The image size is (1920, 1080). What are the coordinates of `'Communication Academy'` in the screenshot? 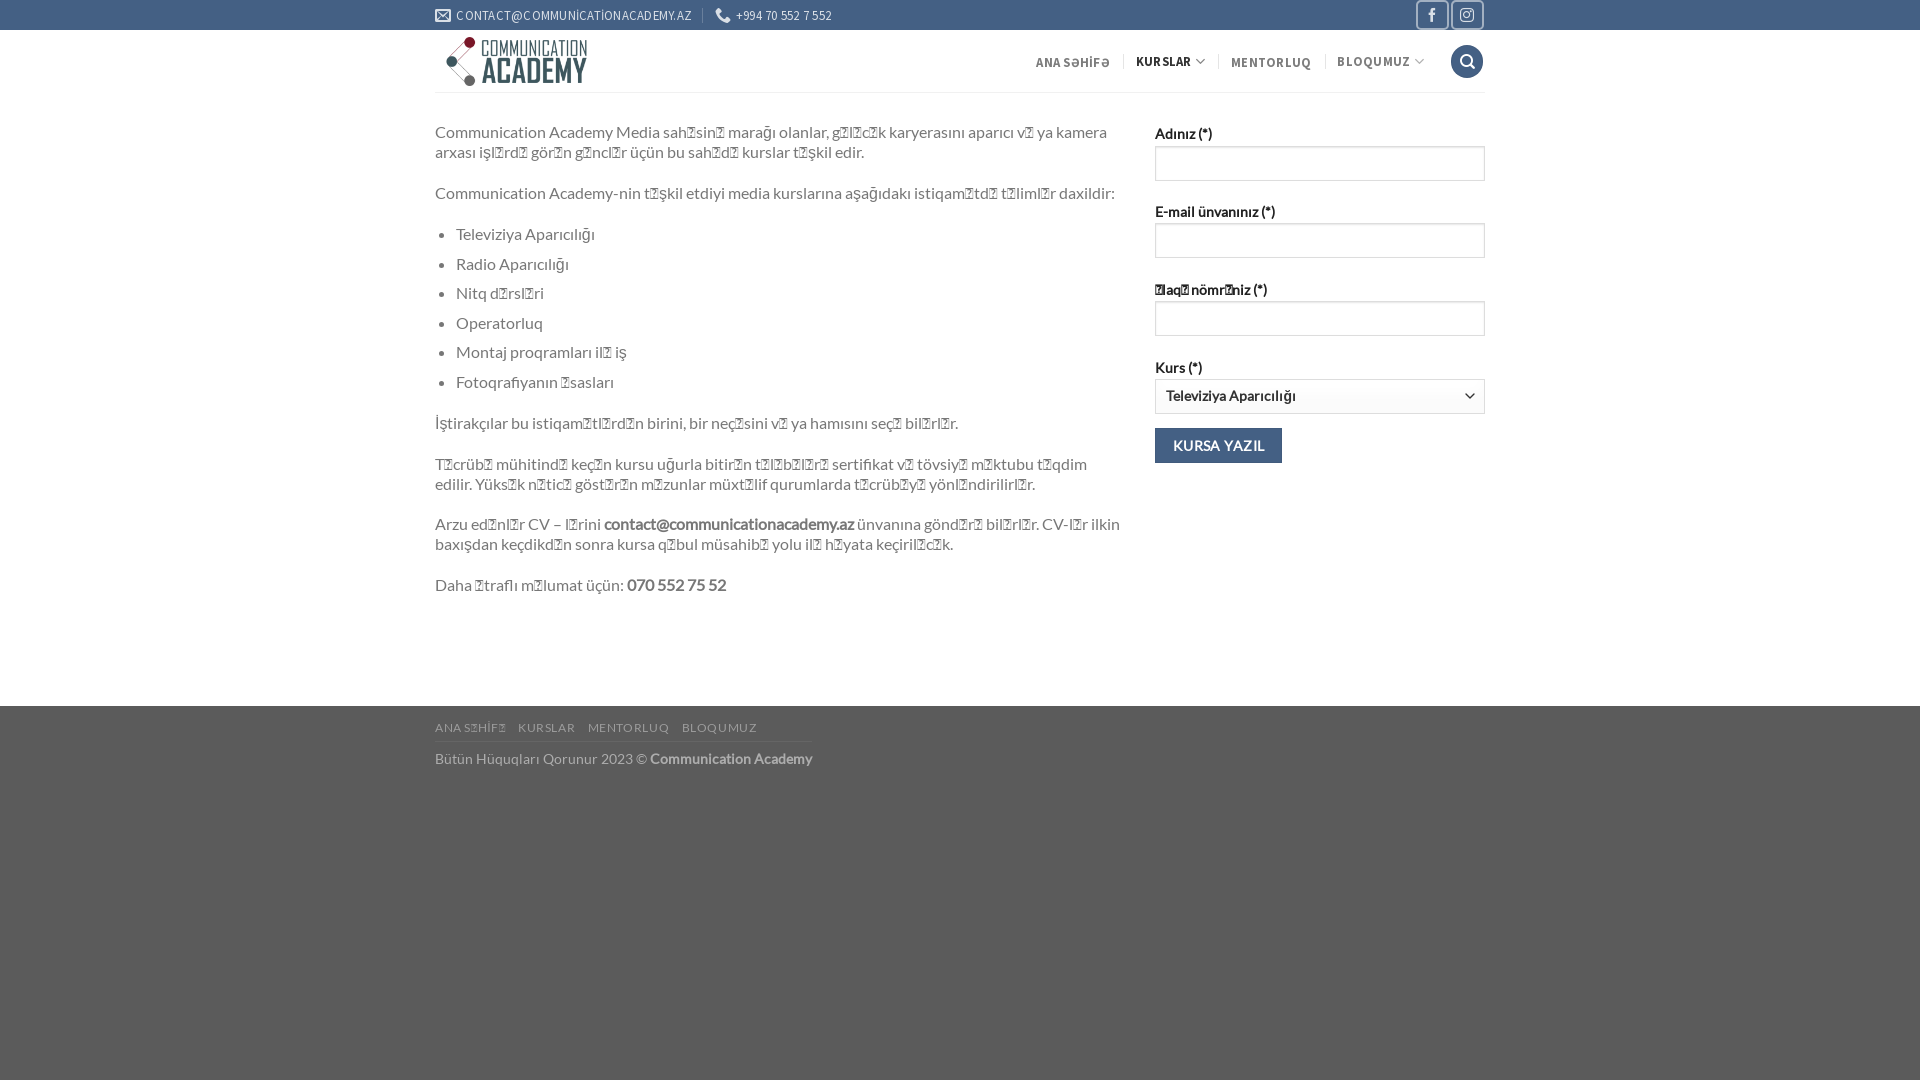 It's located at (518, 60).